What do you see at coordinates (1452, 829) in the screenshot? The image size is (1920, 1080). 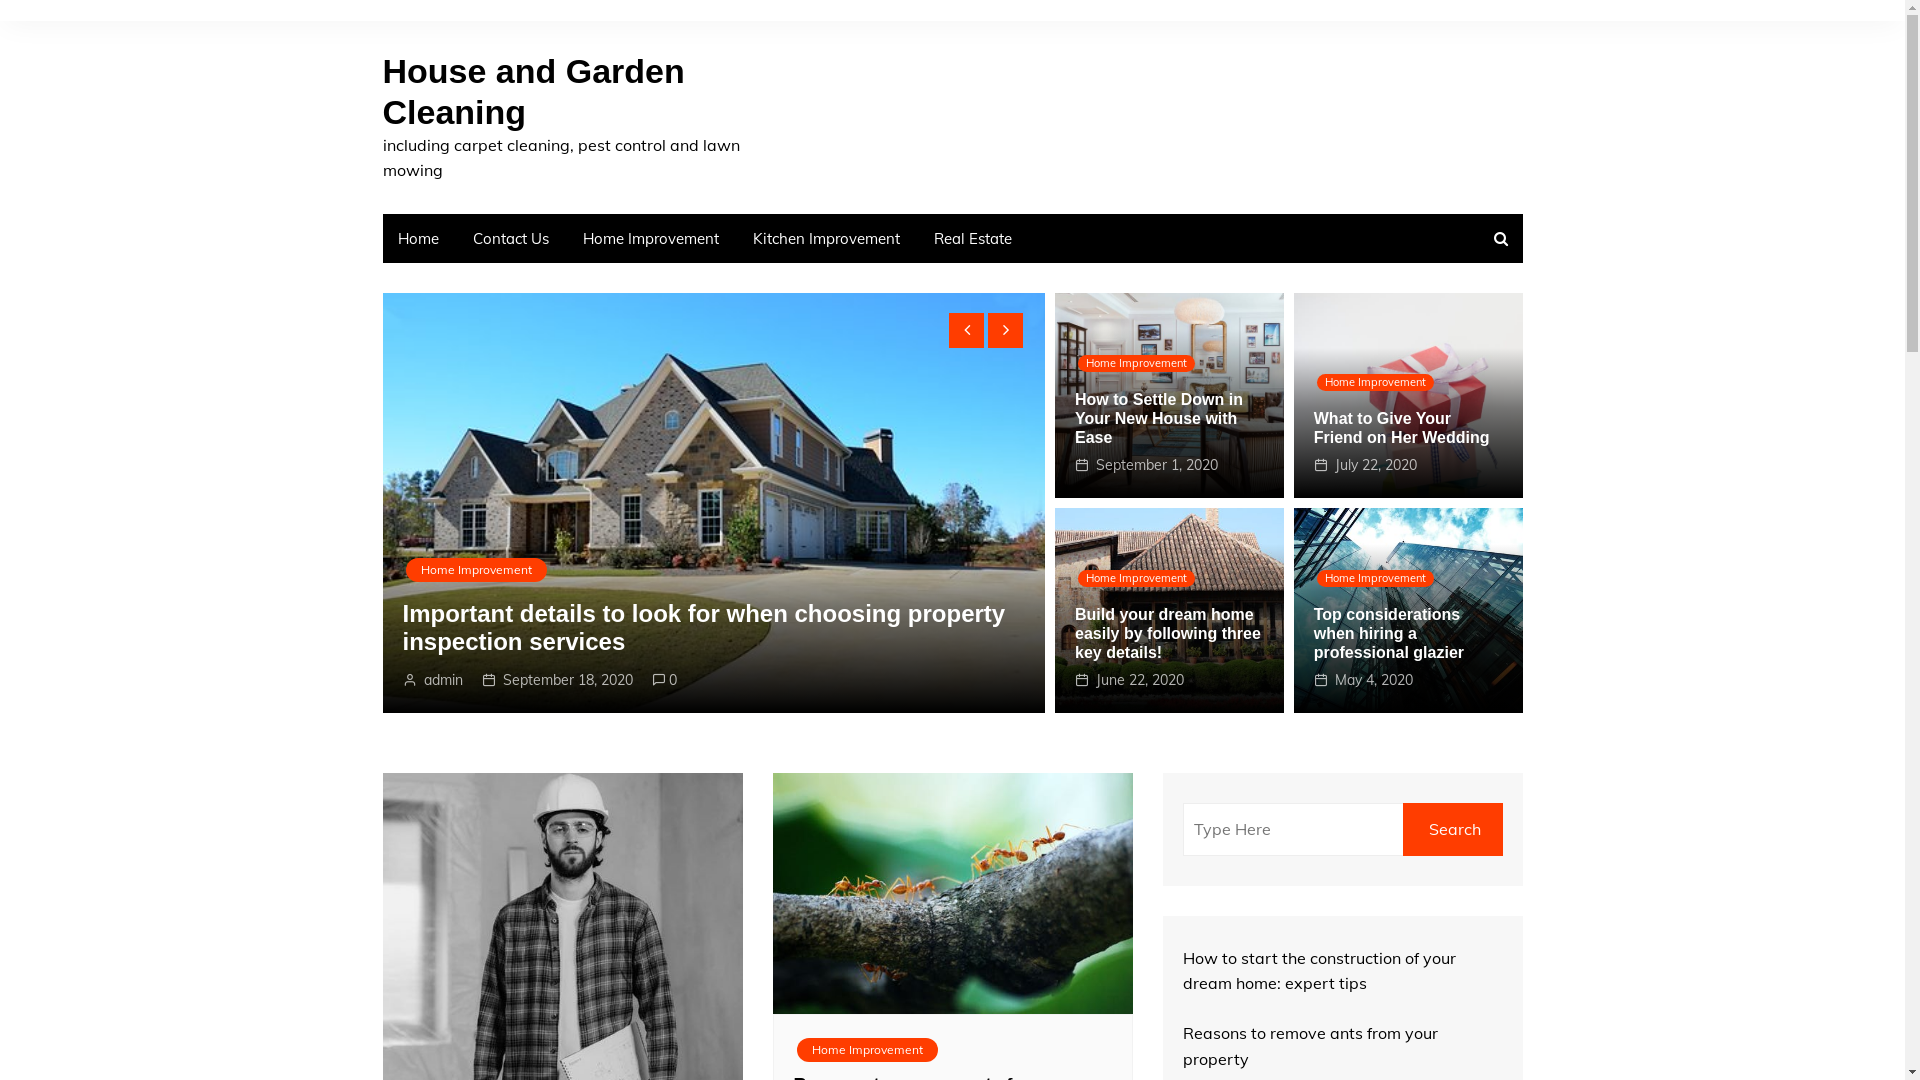 I see `'Search'` at bounding box center [1452, 829].